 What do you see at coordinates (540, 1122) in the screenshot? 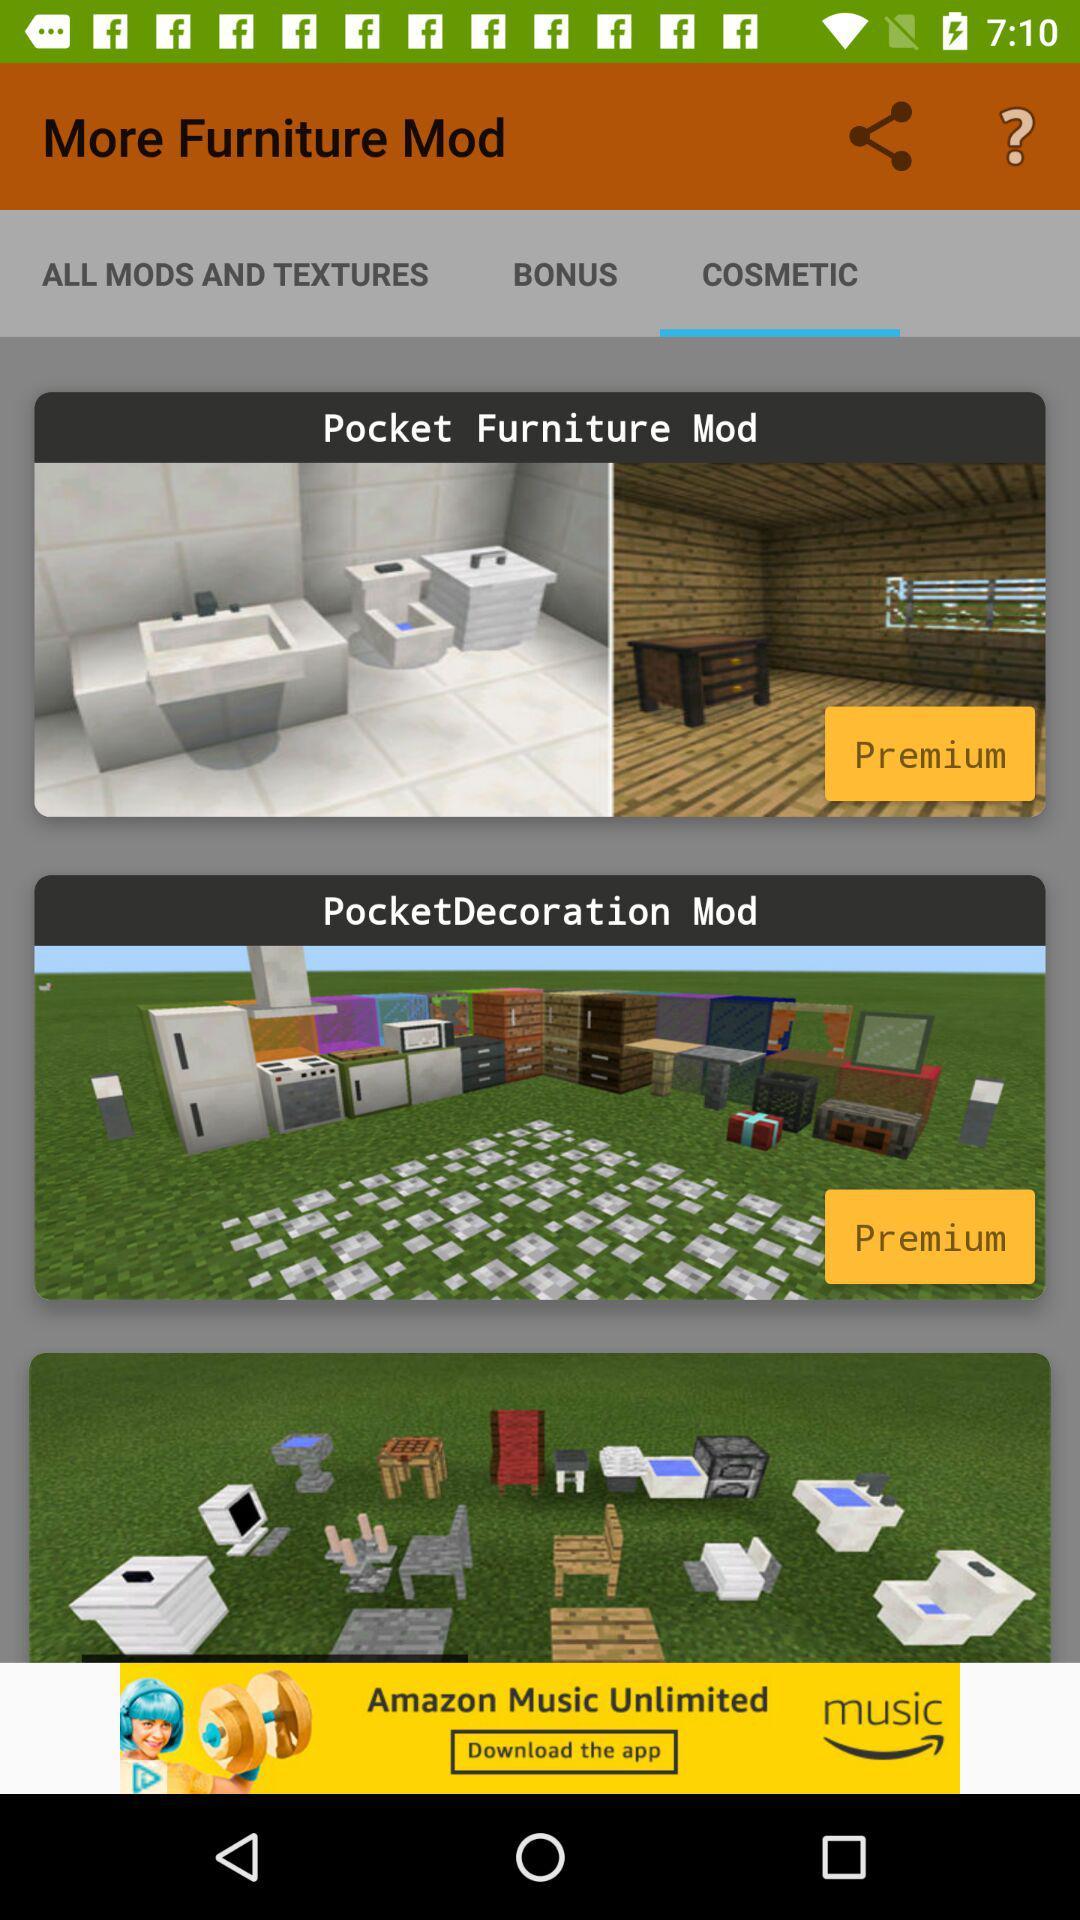
I see `the premium page` at bounding box center [540, 1122].